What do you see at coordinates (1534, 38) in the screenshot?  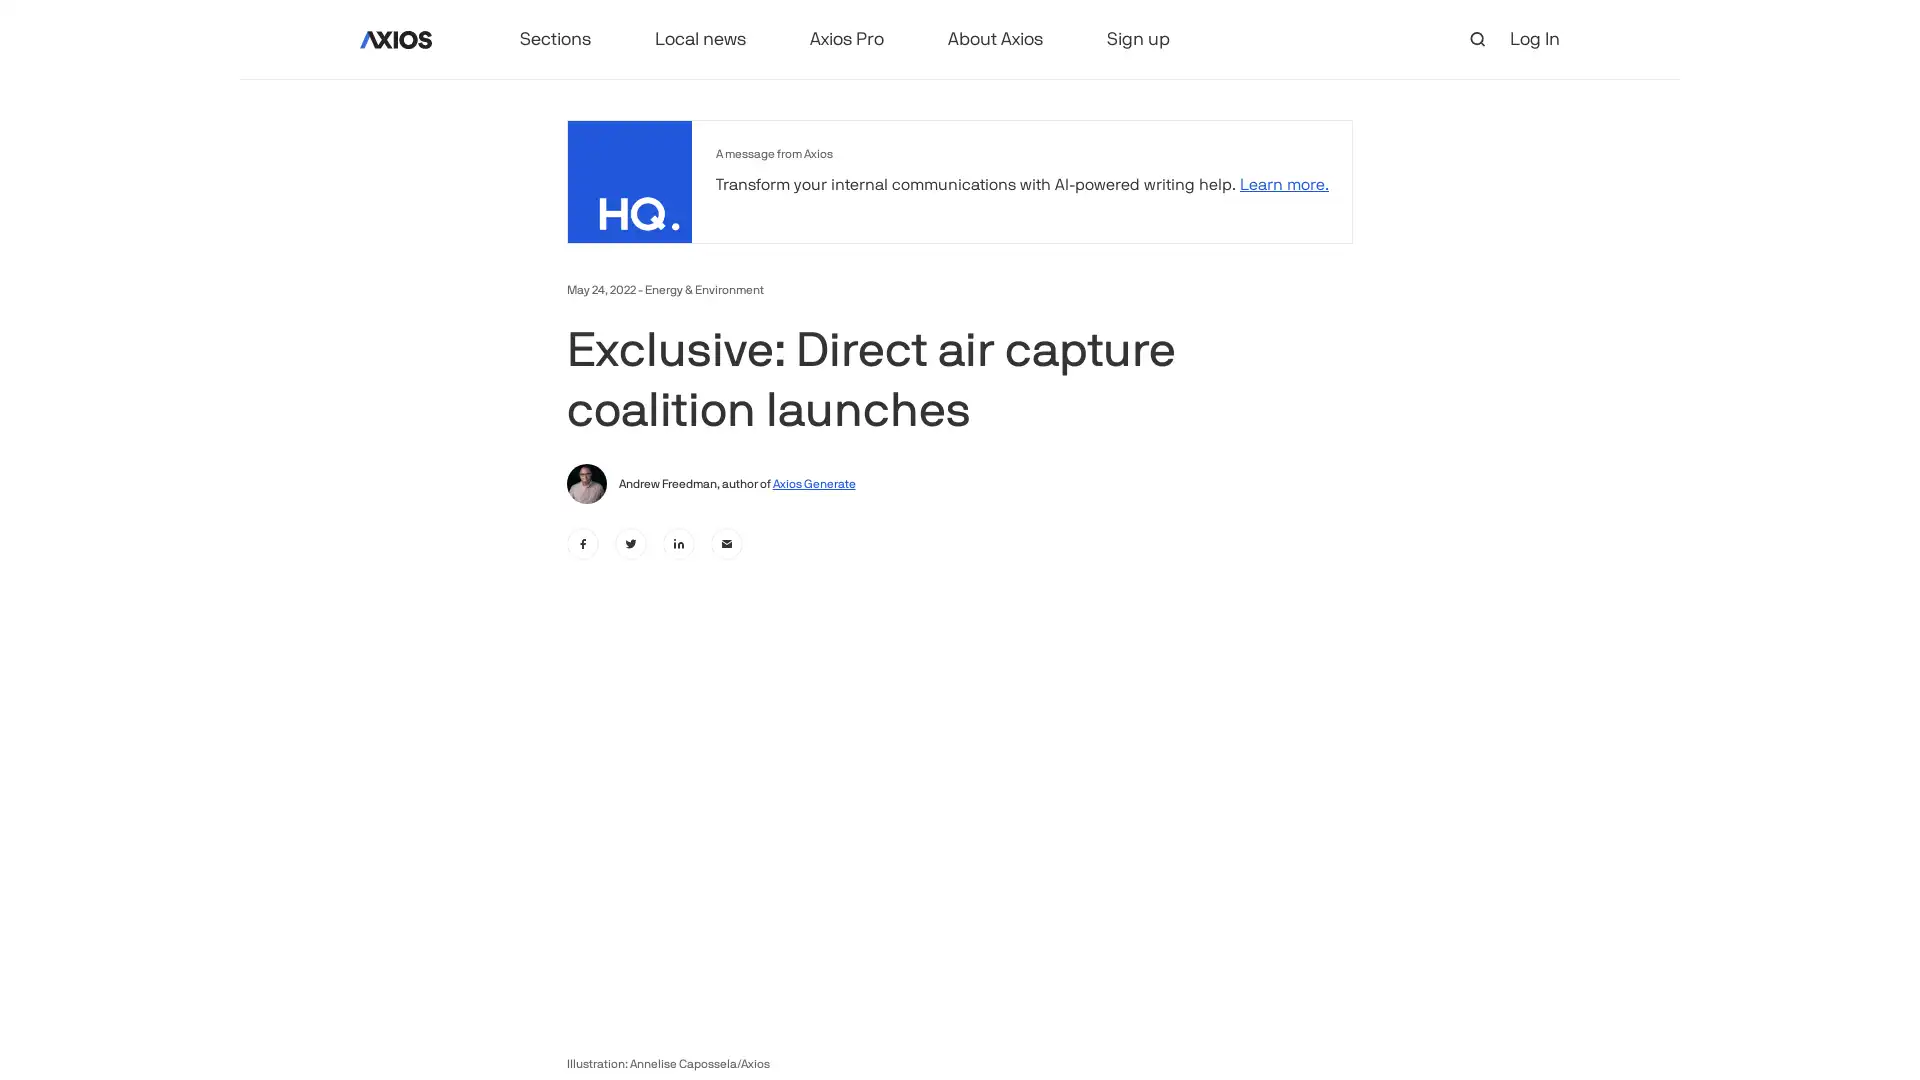 I see `Log In` at bounding box center [1534, 38].